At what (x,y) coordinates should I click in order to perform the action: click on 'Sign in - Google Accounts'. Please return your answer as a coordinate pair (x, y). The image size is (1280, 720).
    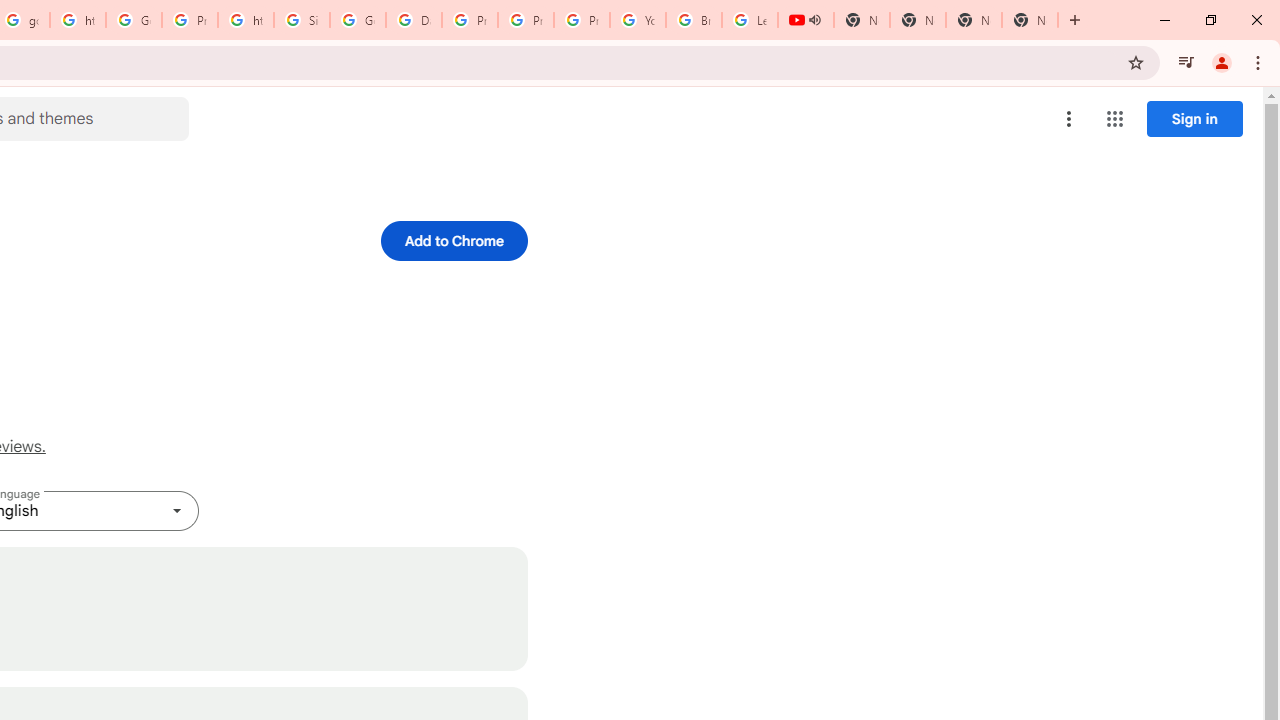
    Looking at the image, I should click on (301, 20).